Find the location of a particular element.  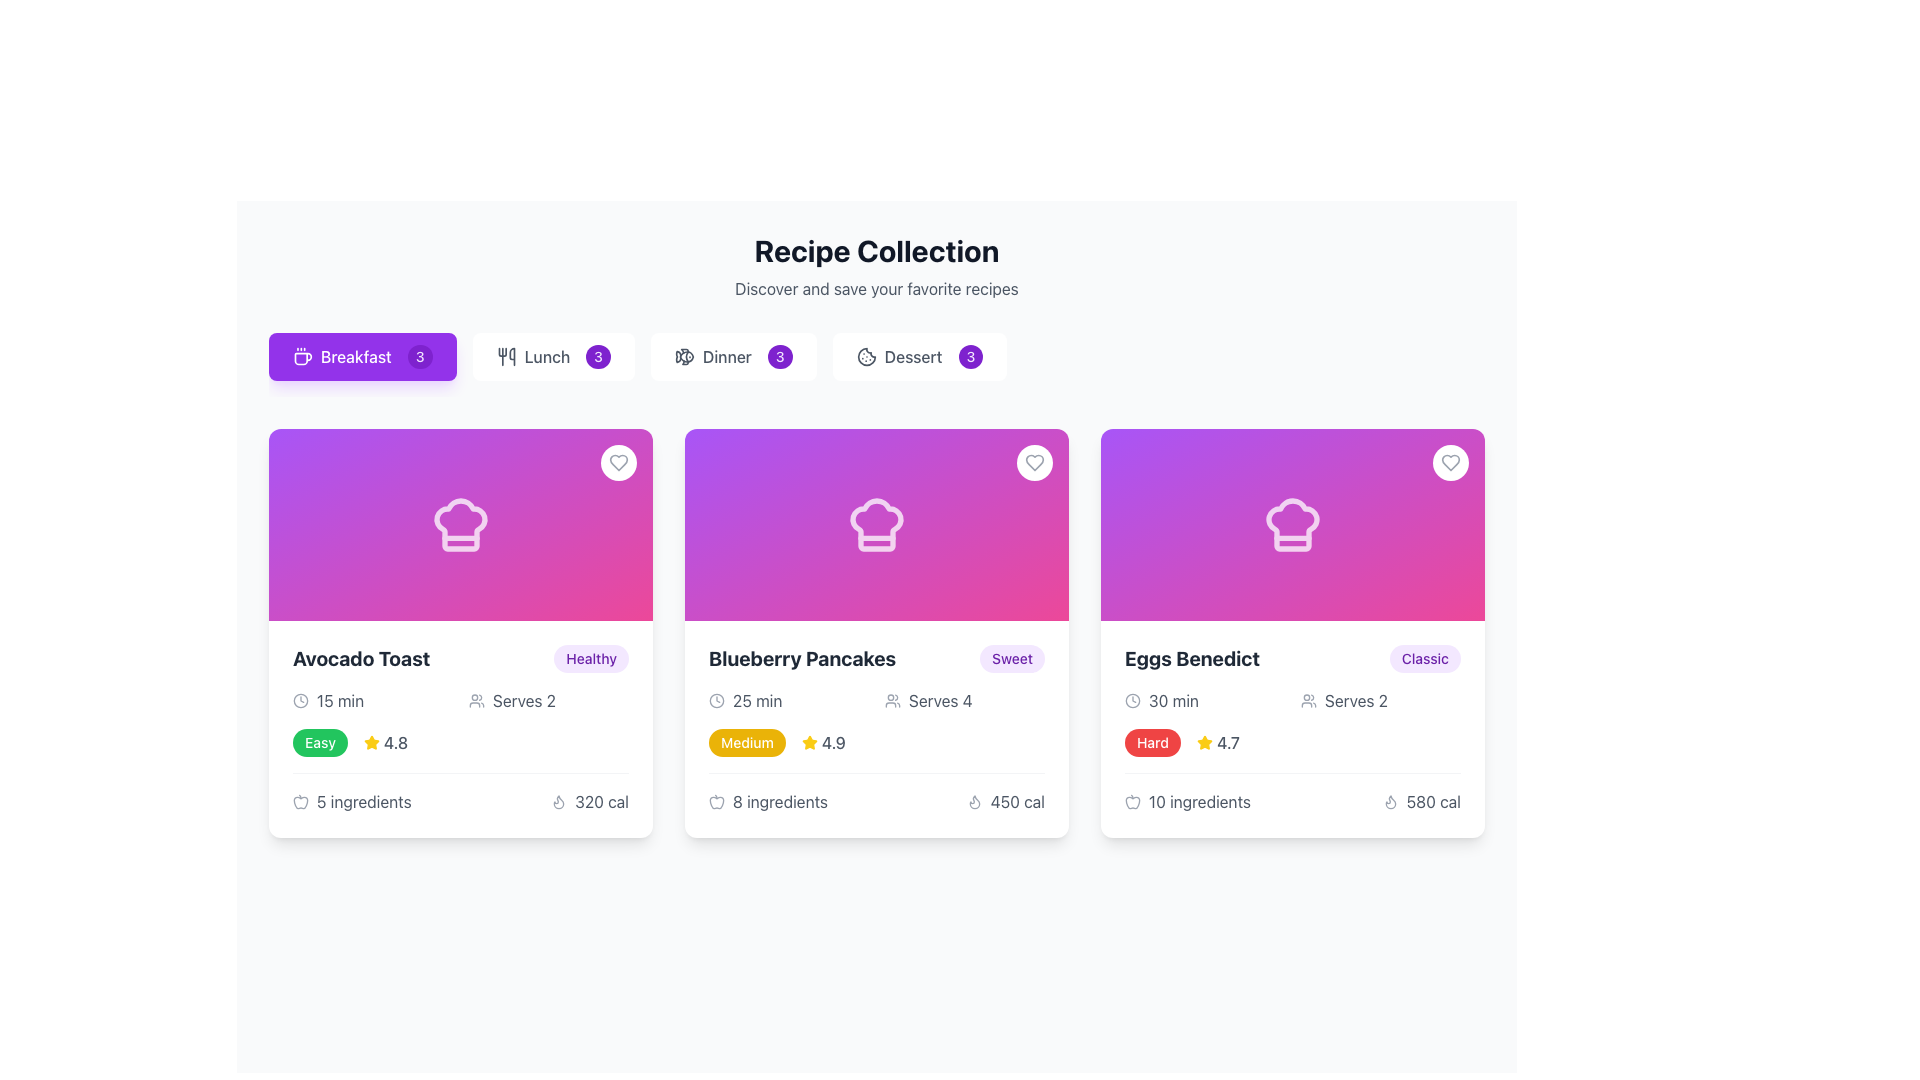

the icon located to the left of the 'Serves 2' text in the 'Avocado Toast' card, which visually reinforces the information about the number of servings is located at coordinates (475, 700).